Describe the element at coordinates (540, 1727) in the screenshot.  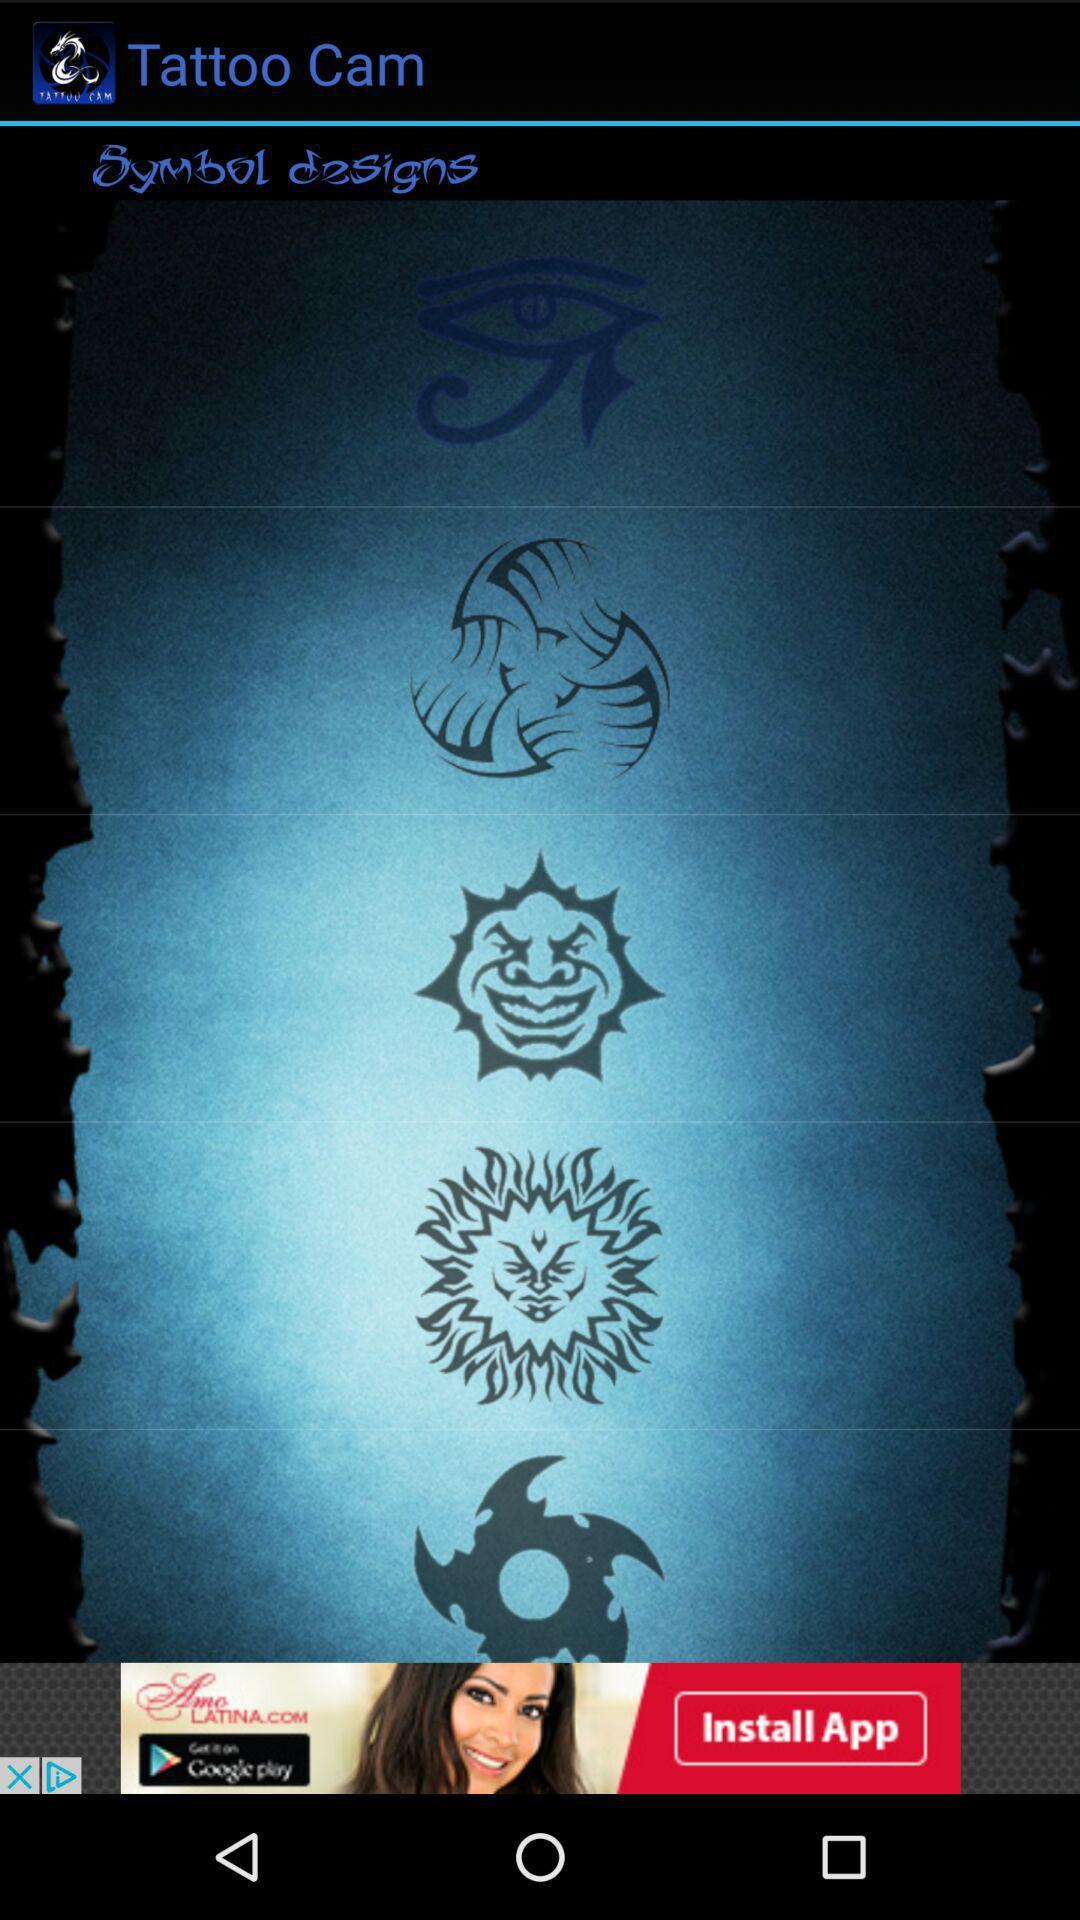
I see `advertisement to install app` at that location.